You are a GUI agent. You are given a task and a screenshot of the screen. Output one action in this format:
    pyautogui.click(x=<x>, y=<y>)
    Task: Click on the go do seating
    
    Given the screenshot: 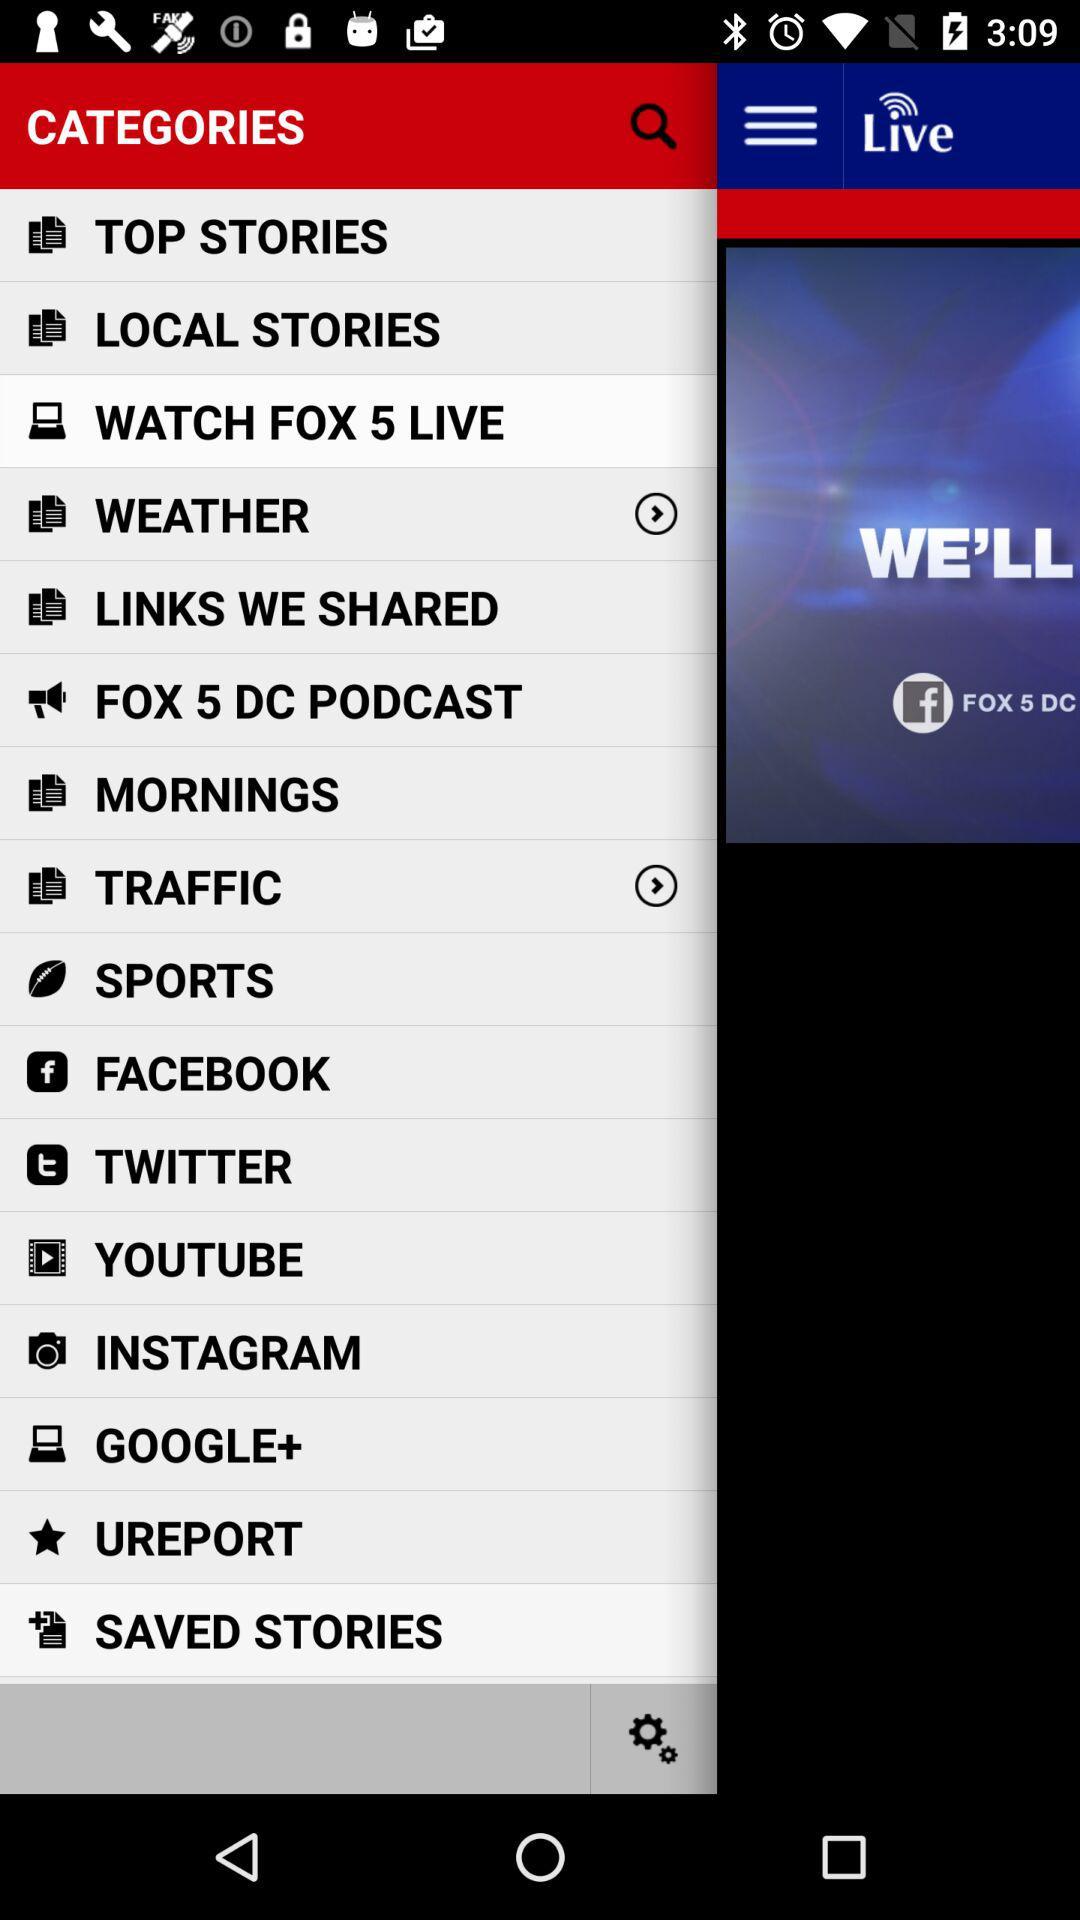 What is the action you would take?
    pyautogui.click(x=654, y=1737)
    